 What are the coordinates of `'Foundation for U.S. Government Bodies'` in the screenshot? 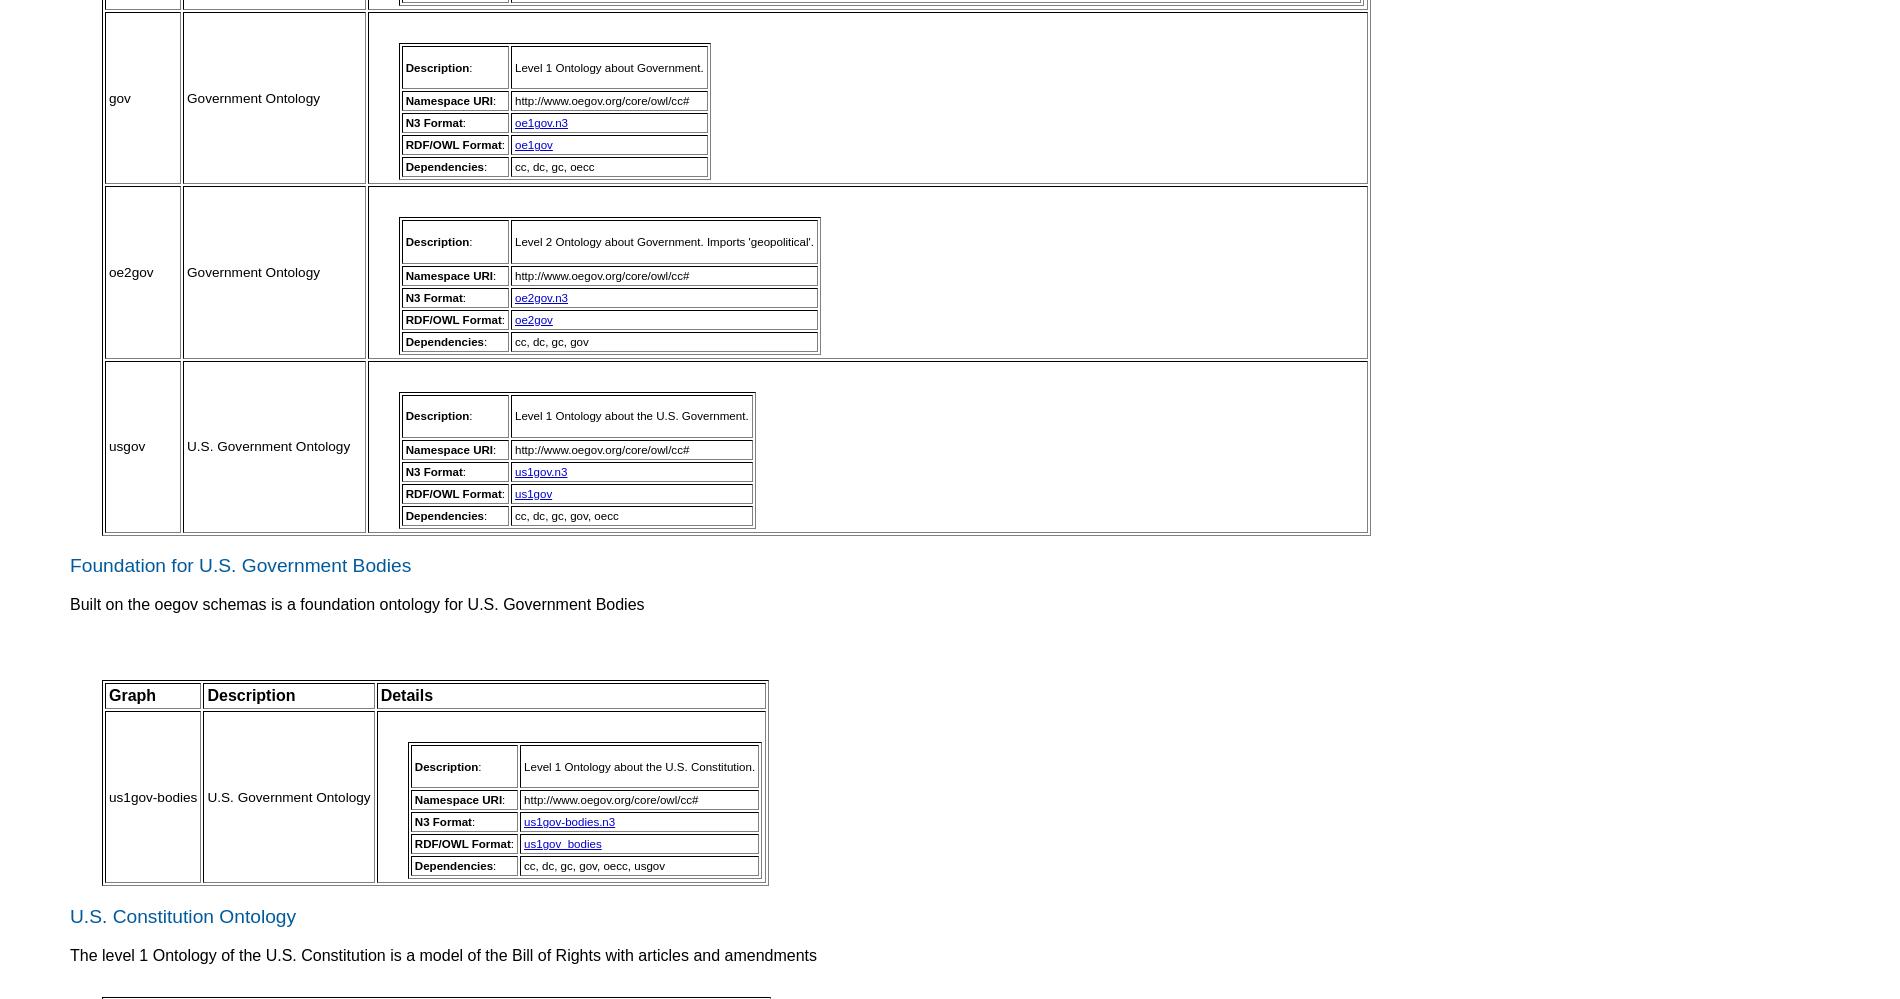 It's located at (239, 565).